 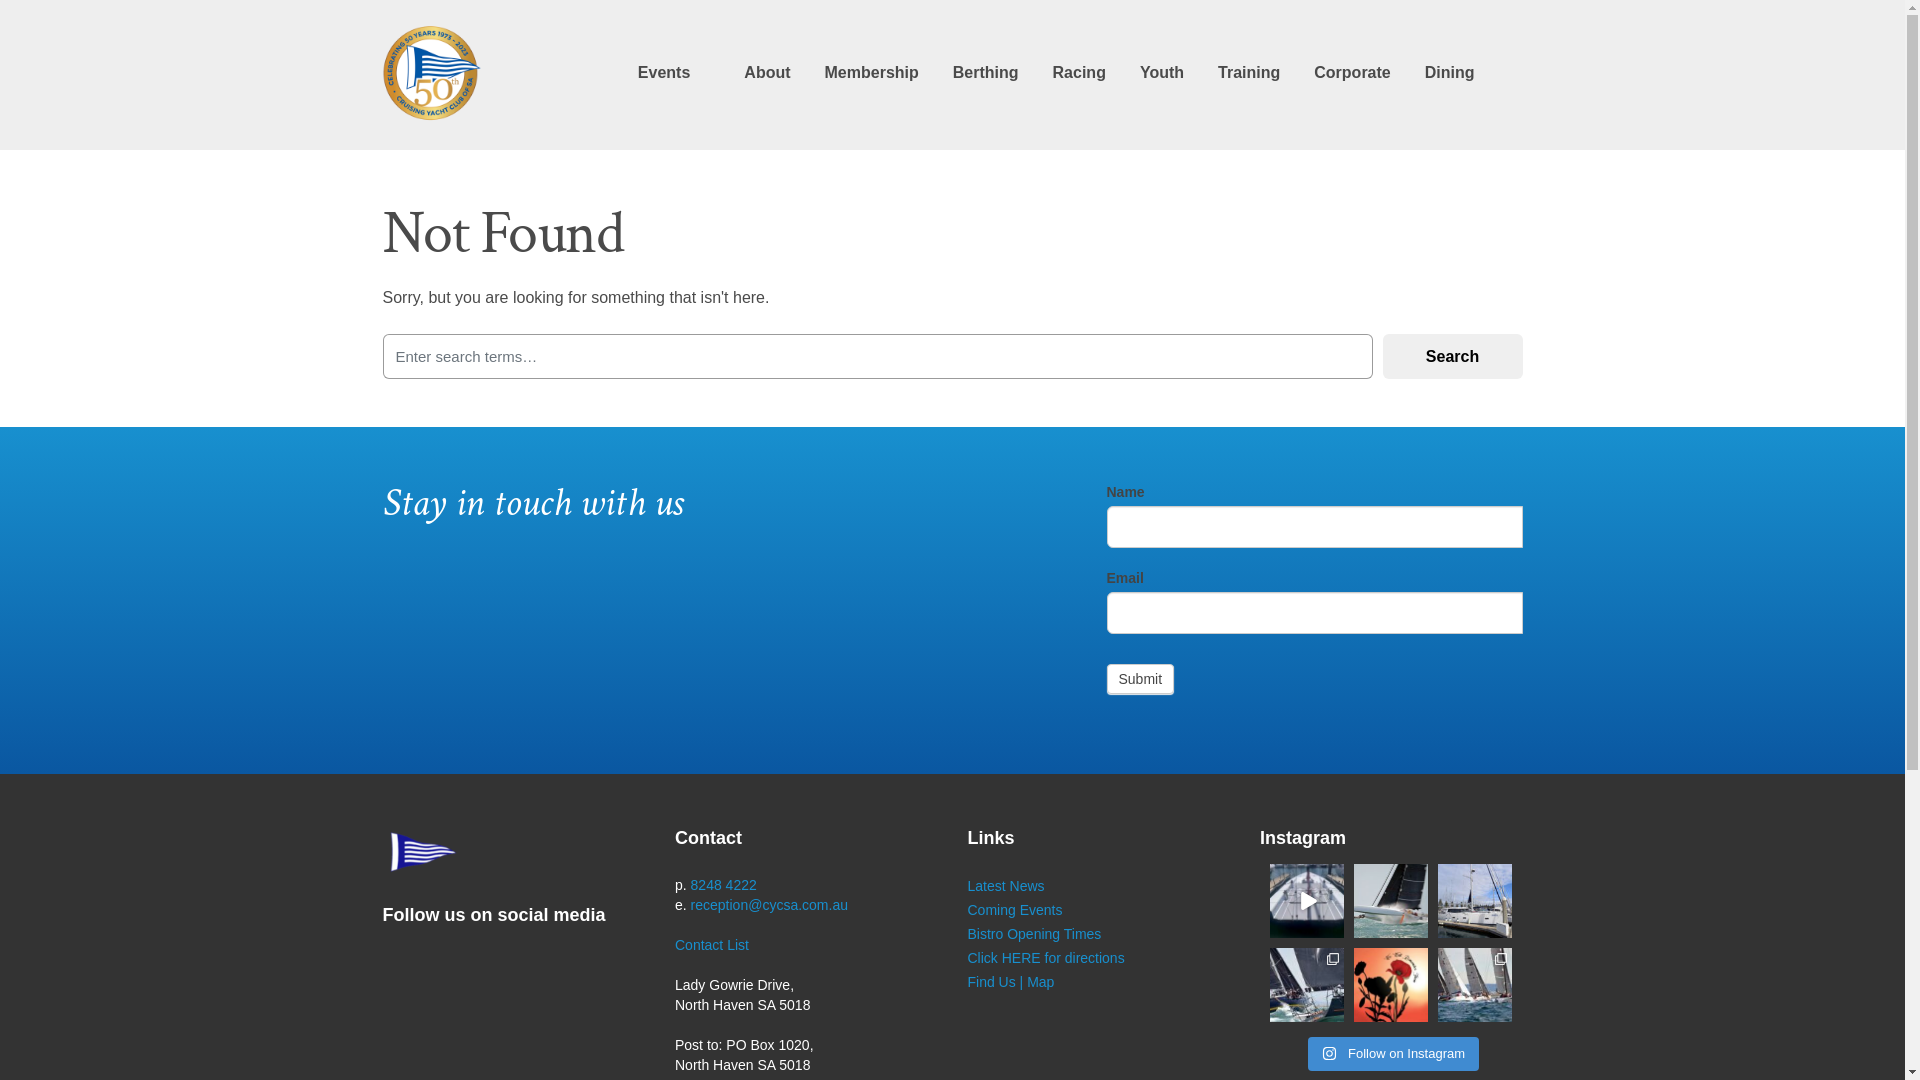 I want to click on 'Dining', so click(x=1449, y=72).